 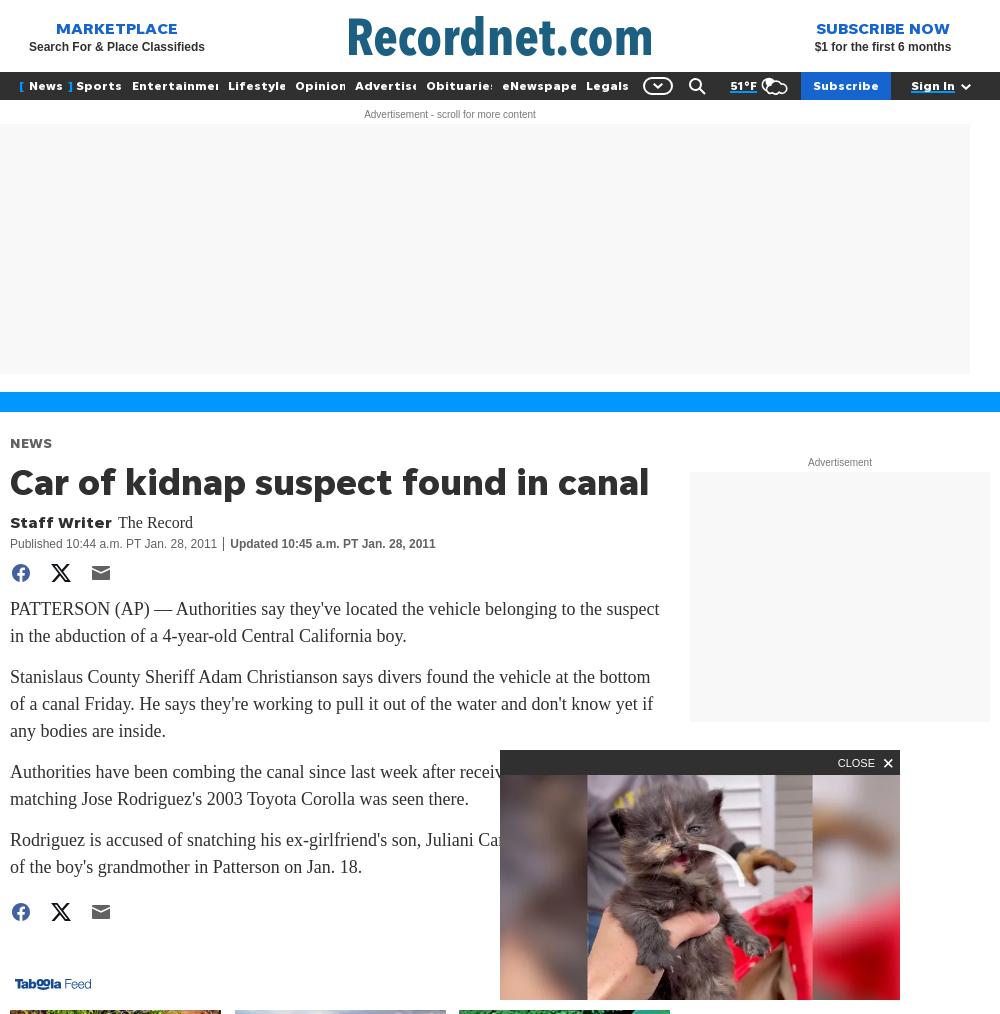 What do you see at coordinates (10, 785) in the screenshot?
I see `'Authorities have been combing the canal since last week after receiving a tip that a vehicle matching Jose Rodriguez's 2003 Toyota Corolla was seen there.'` at bounding box center [10, 785].